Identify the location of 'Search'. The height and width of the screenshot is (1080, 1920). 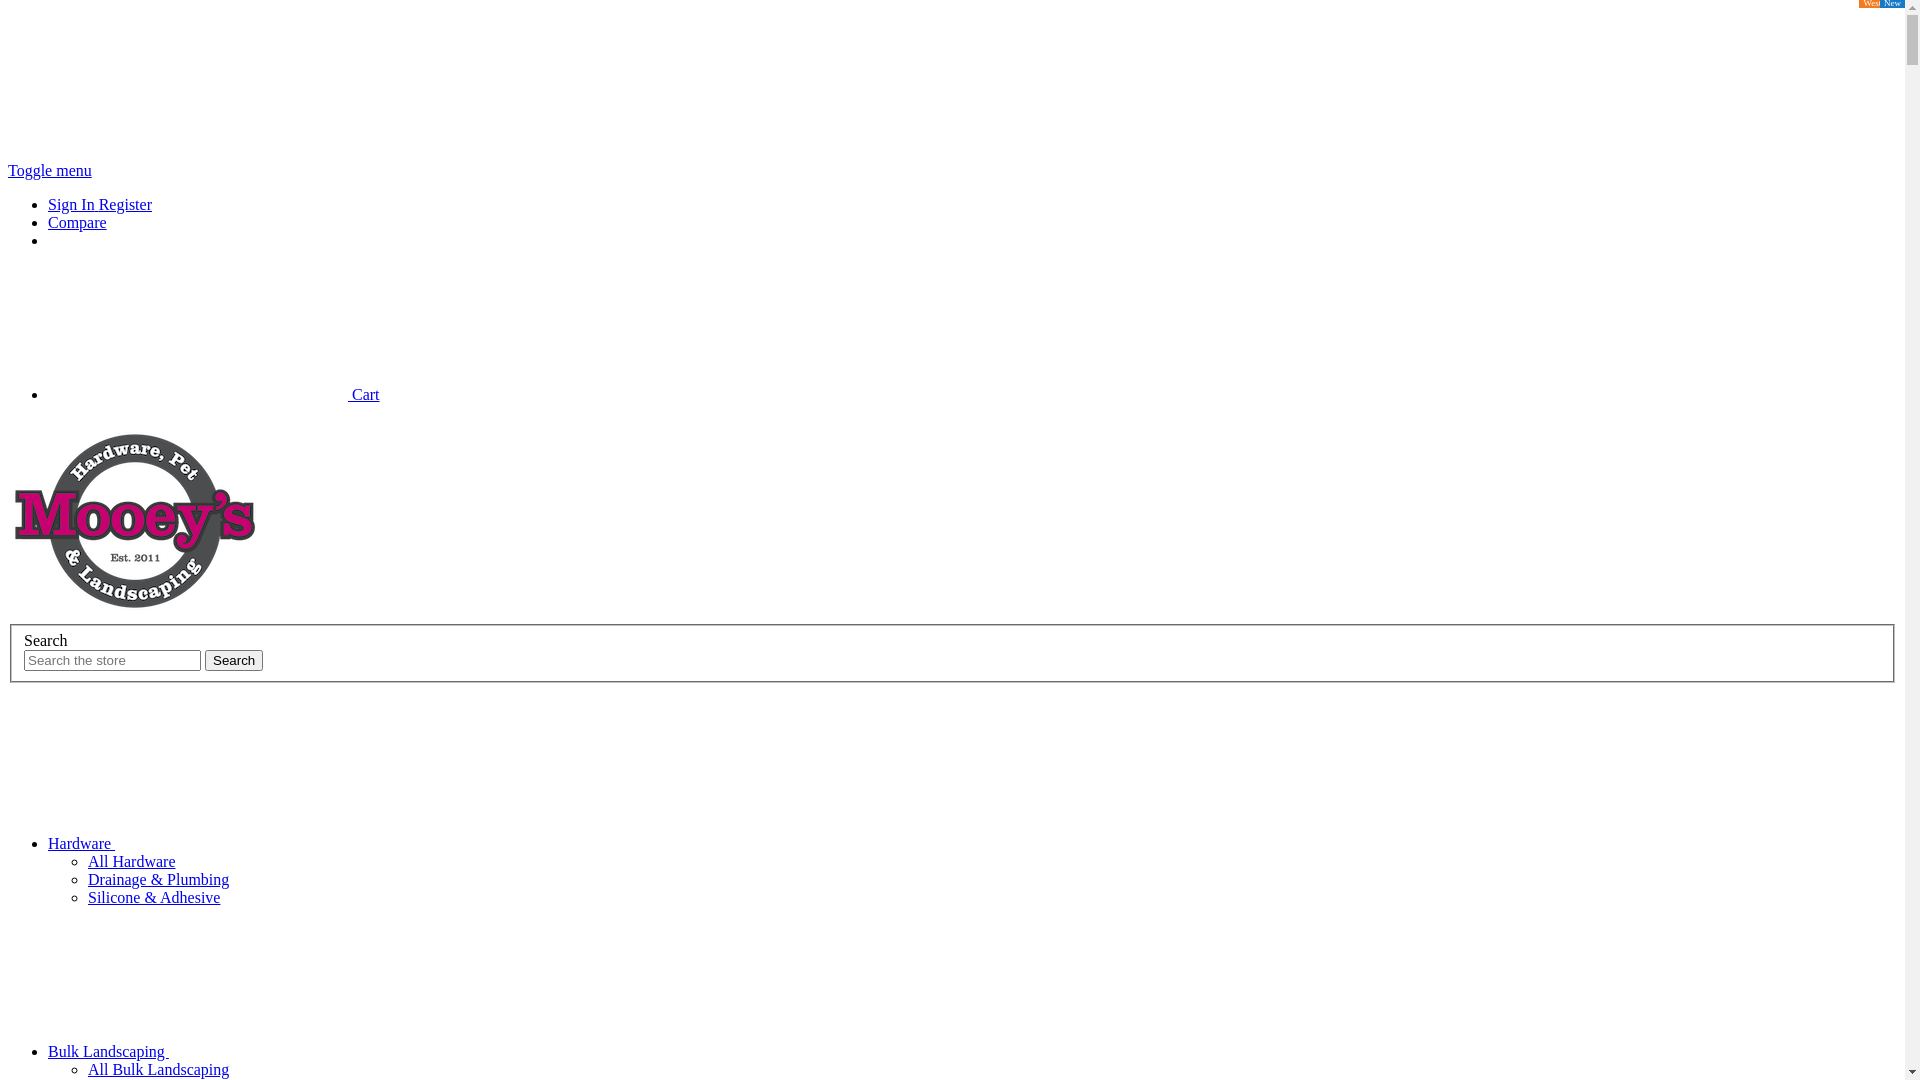
(234, 660).